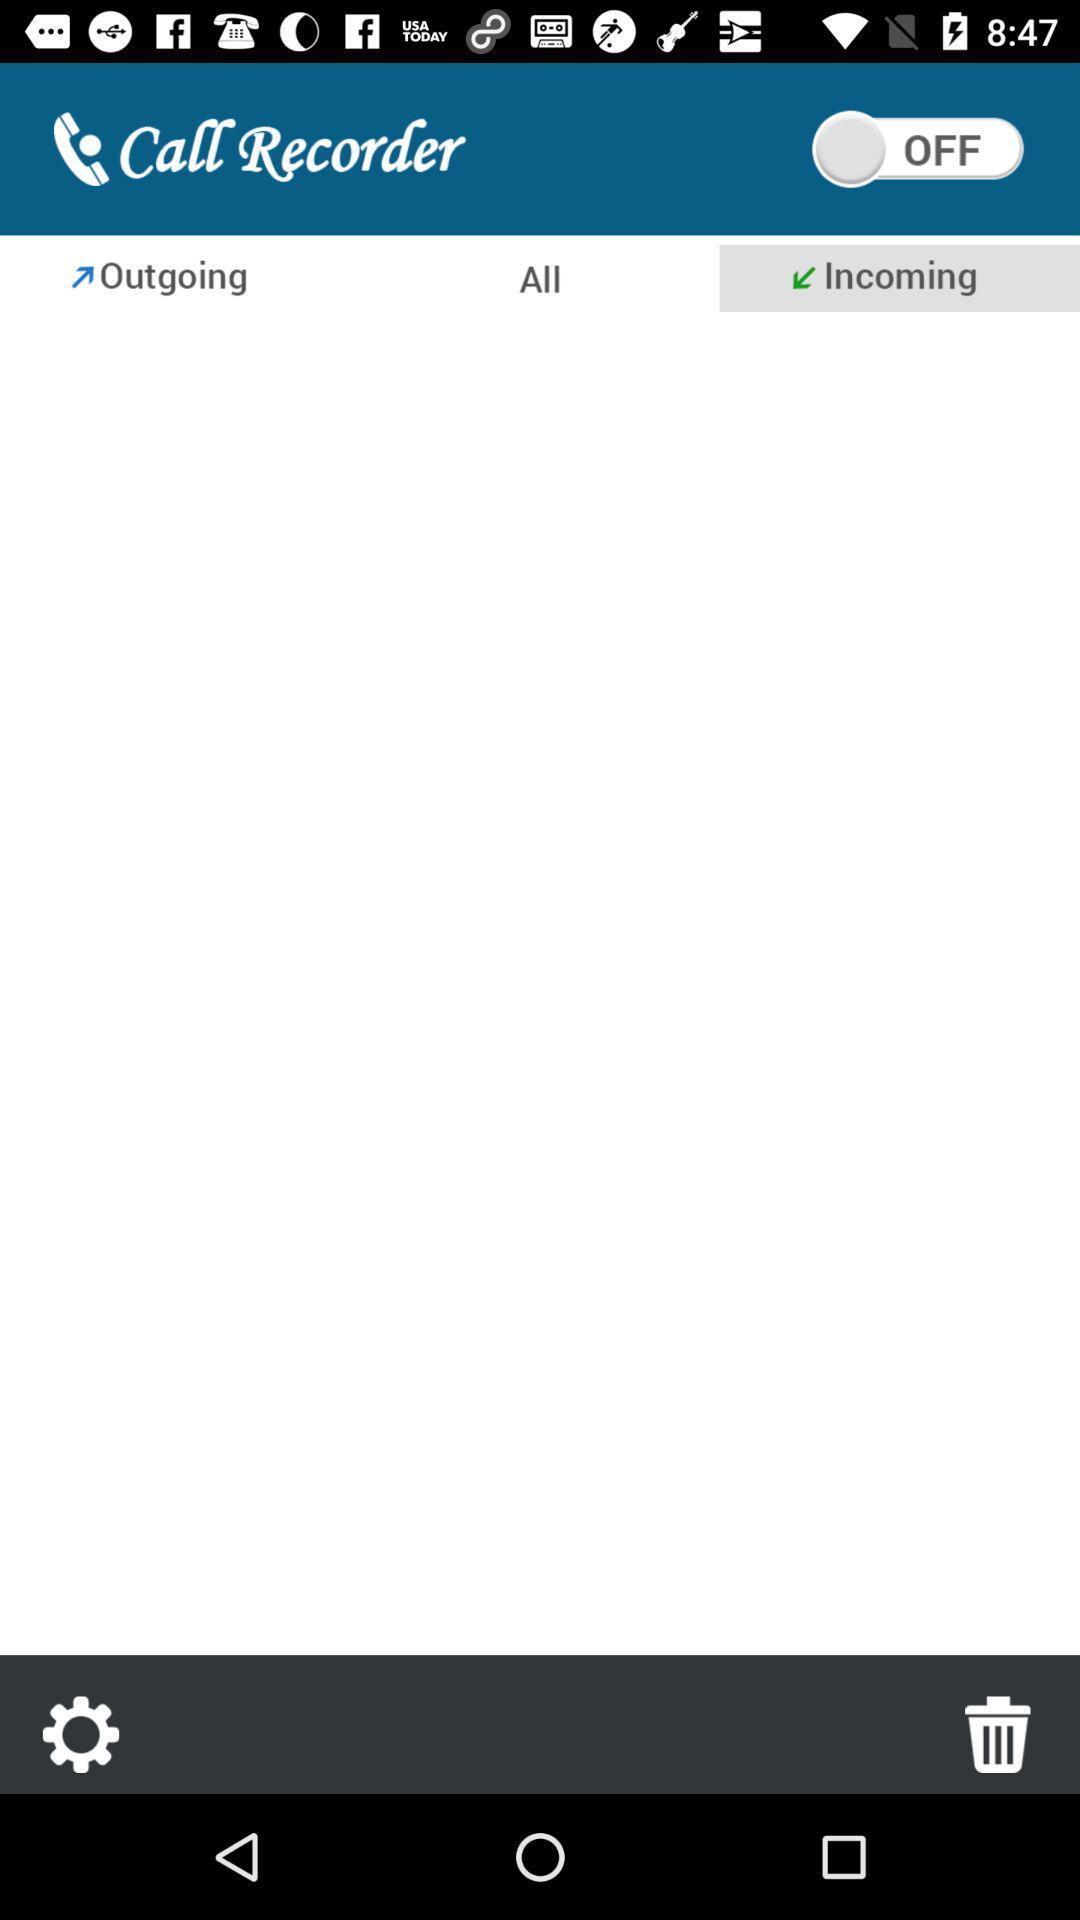 The width and height of the screenshot is (1080, 1920). I want to click on on, so click(918, 148).